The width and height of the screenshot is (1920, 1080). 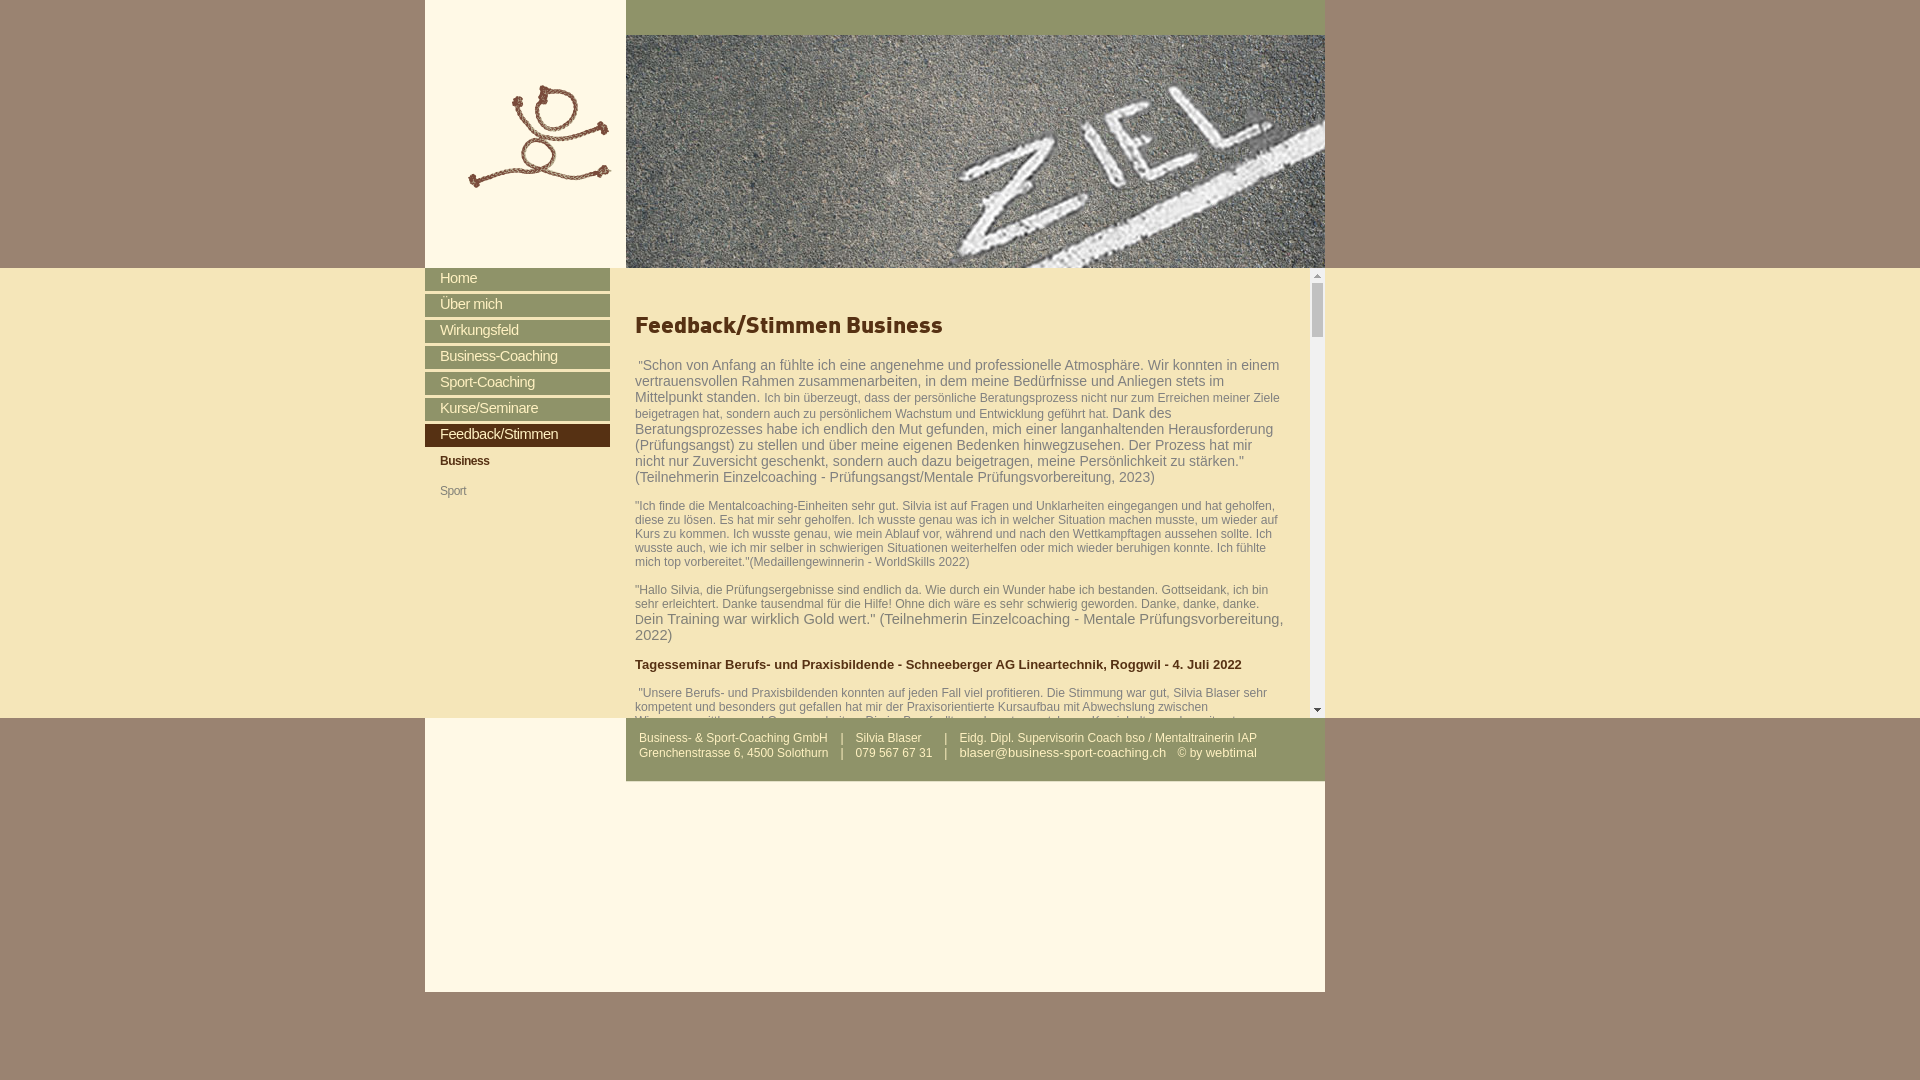 What do you see at coordinates (517, 356) in the screenshot?
I see `'Business-Coaching'` at bounding box center [517, 356].